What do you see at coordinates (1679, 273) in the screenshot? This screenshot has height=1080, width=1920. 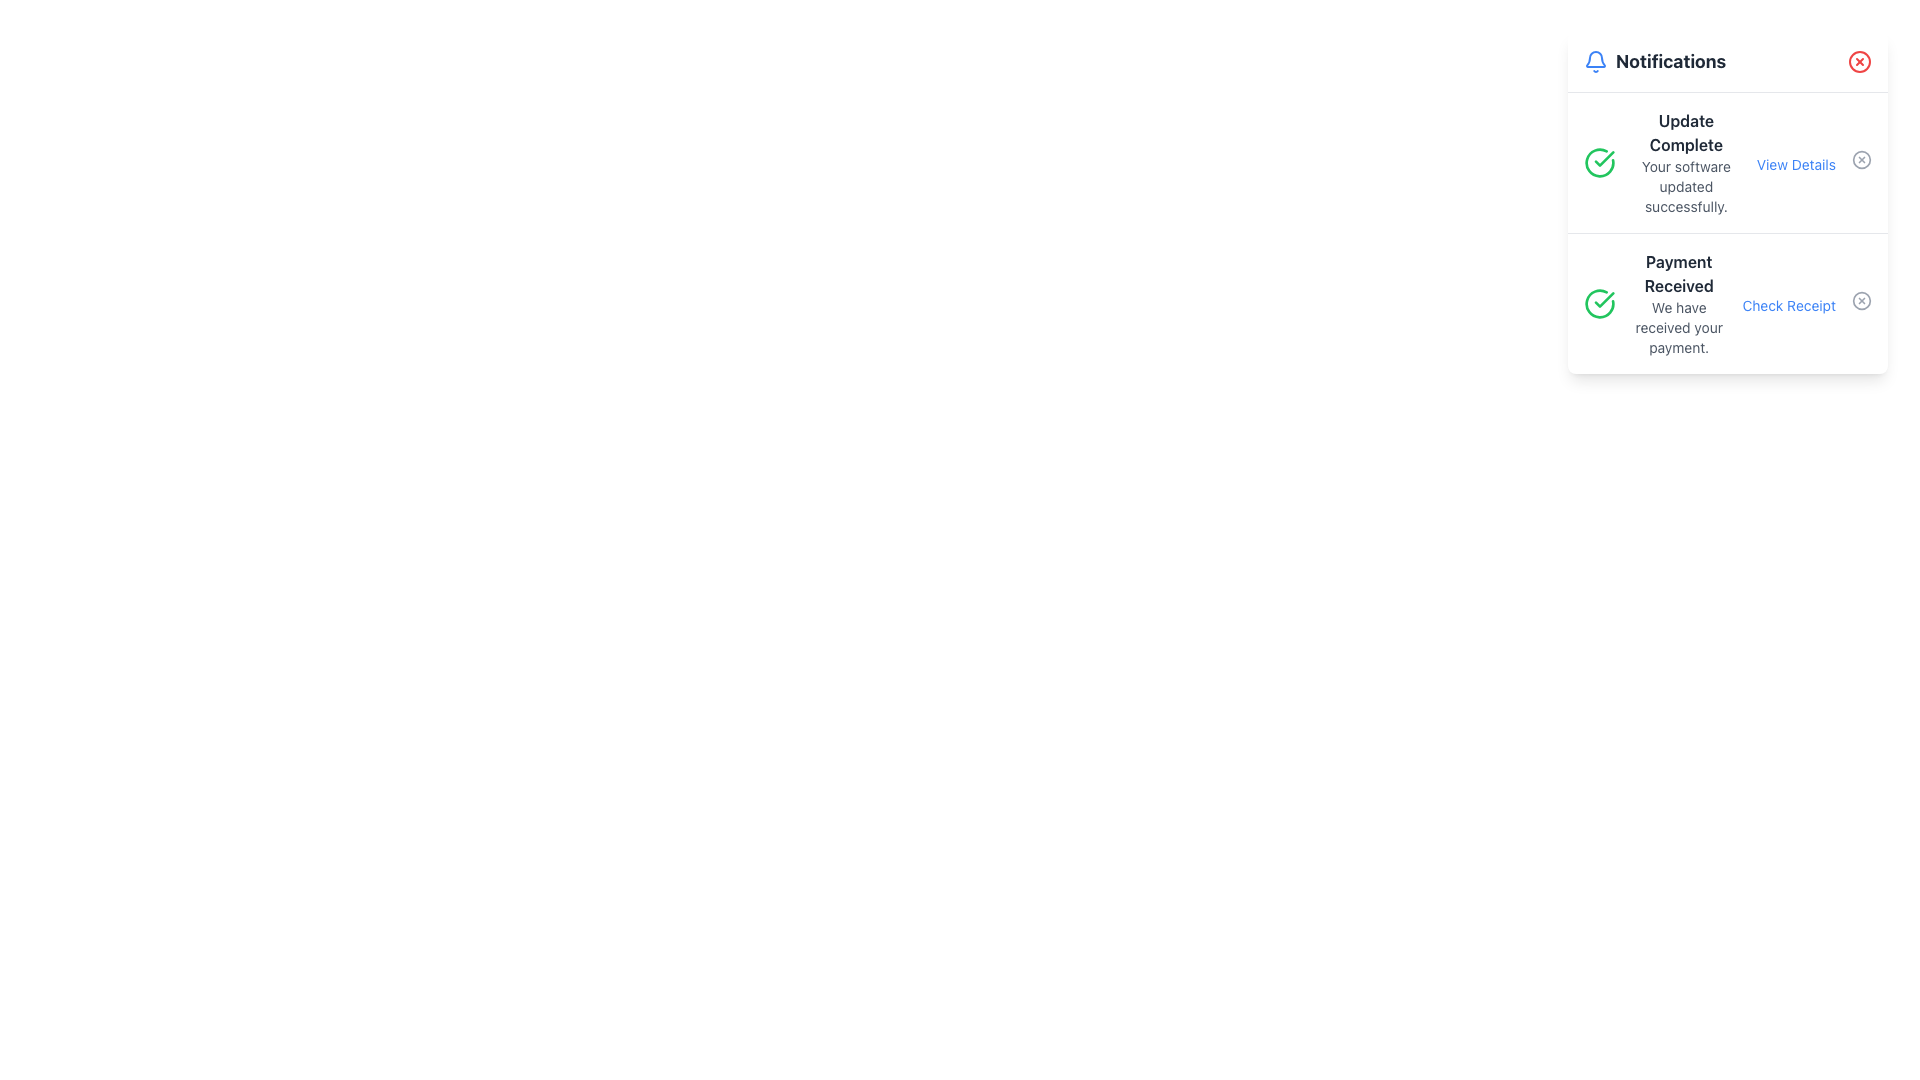 I see `the bolded text label 'Payment Received'` at bounding box center [1679, 273].